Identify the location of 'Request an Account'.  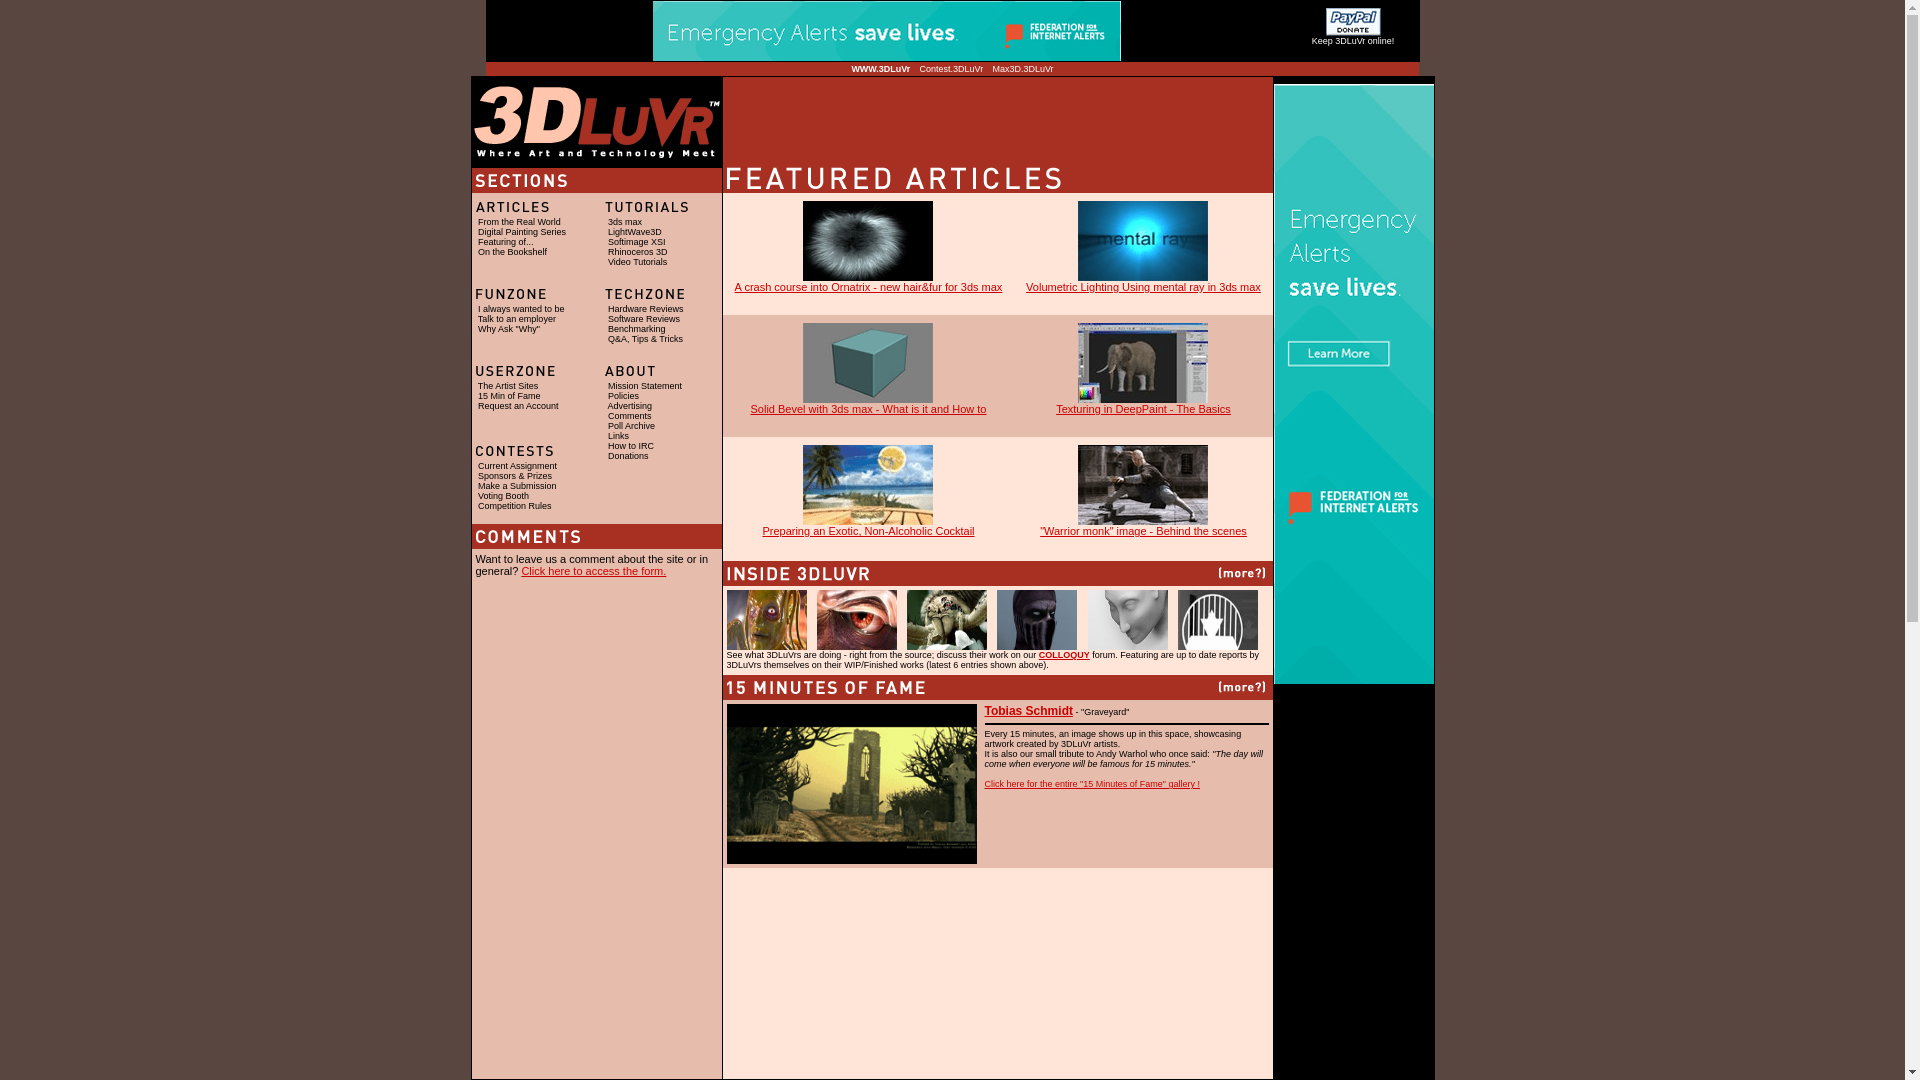
(518, 405).